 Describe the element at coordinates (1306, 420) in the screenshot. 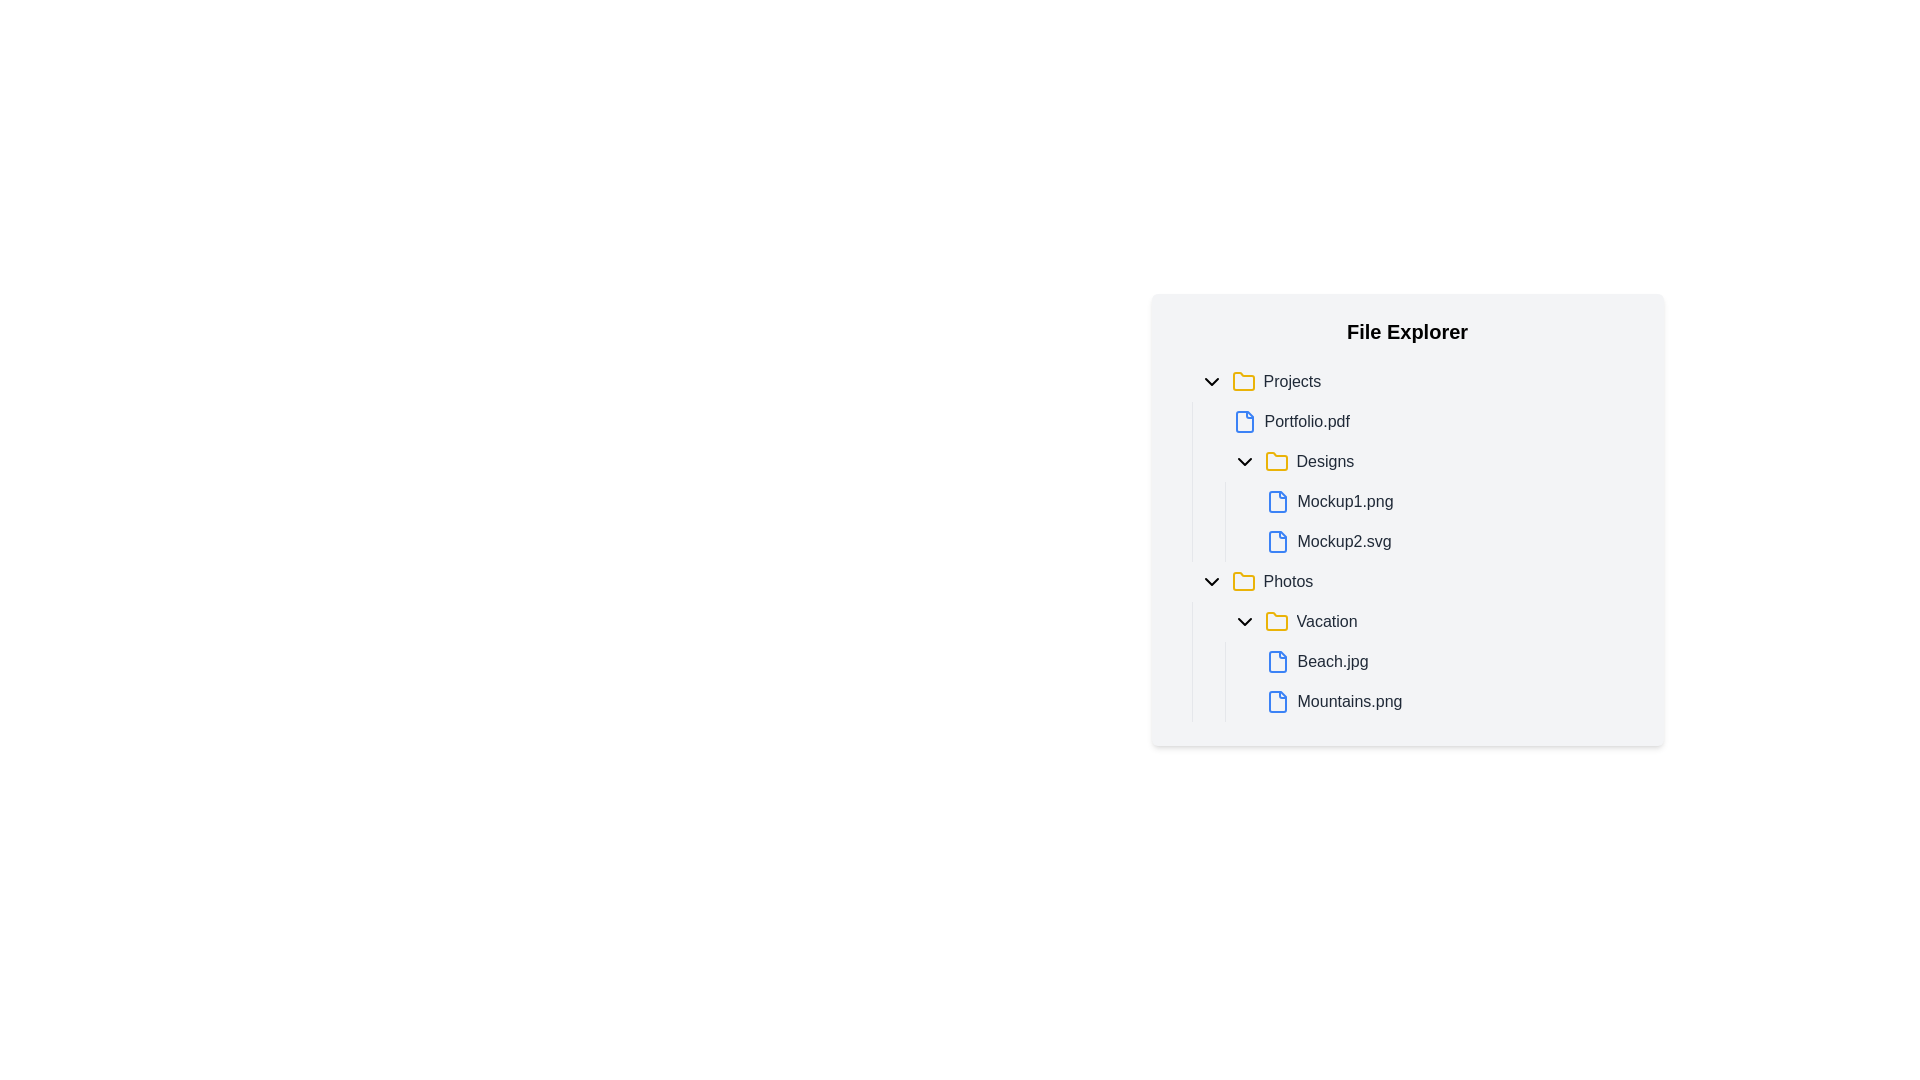

I see `the text label displaying 'Portfolio.pdf' in the file explorer under the 'Projects' folder` at that location.